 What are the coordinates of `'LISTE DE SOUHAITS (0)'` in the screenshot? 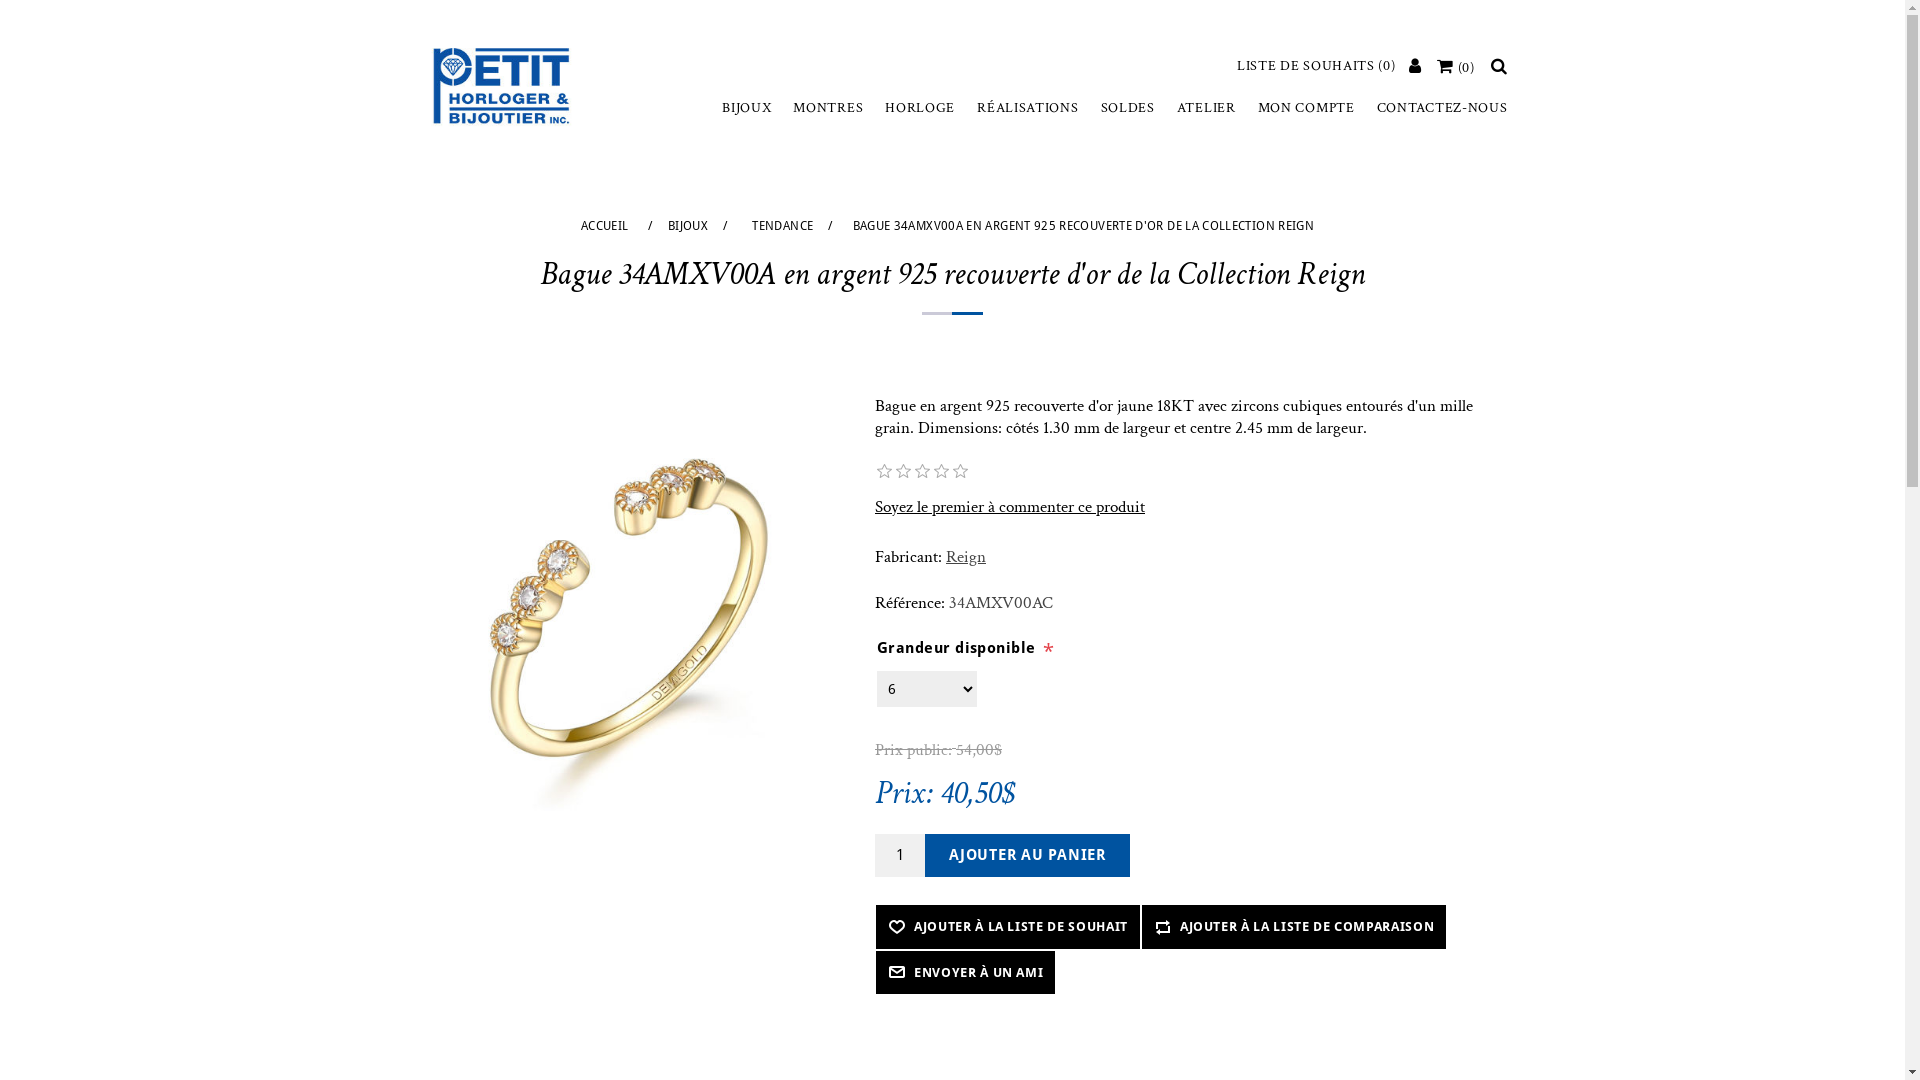 It's located at (1316, 64).